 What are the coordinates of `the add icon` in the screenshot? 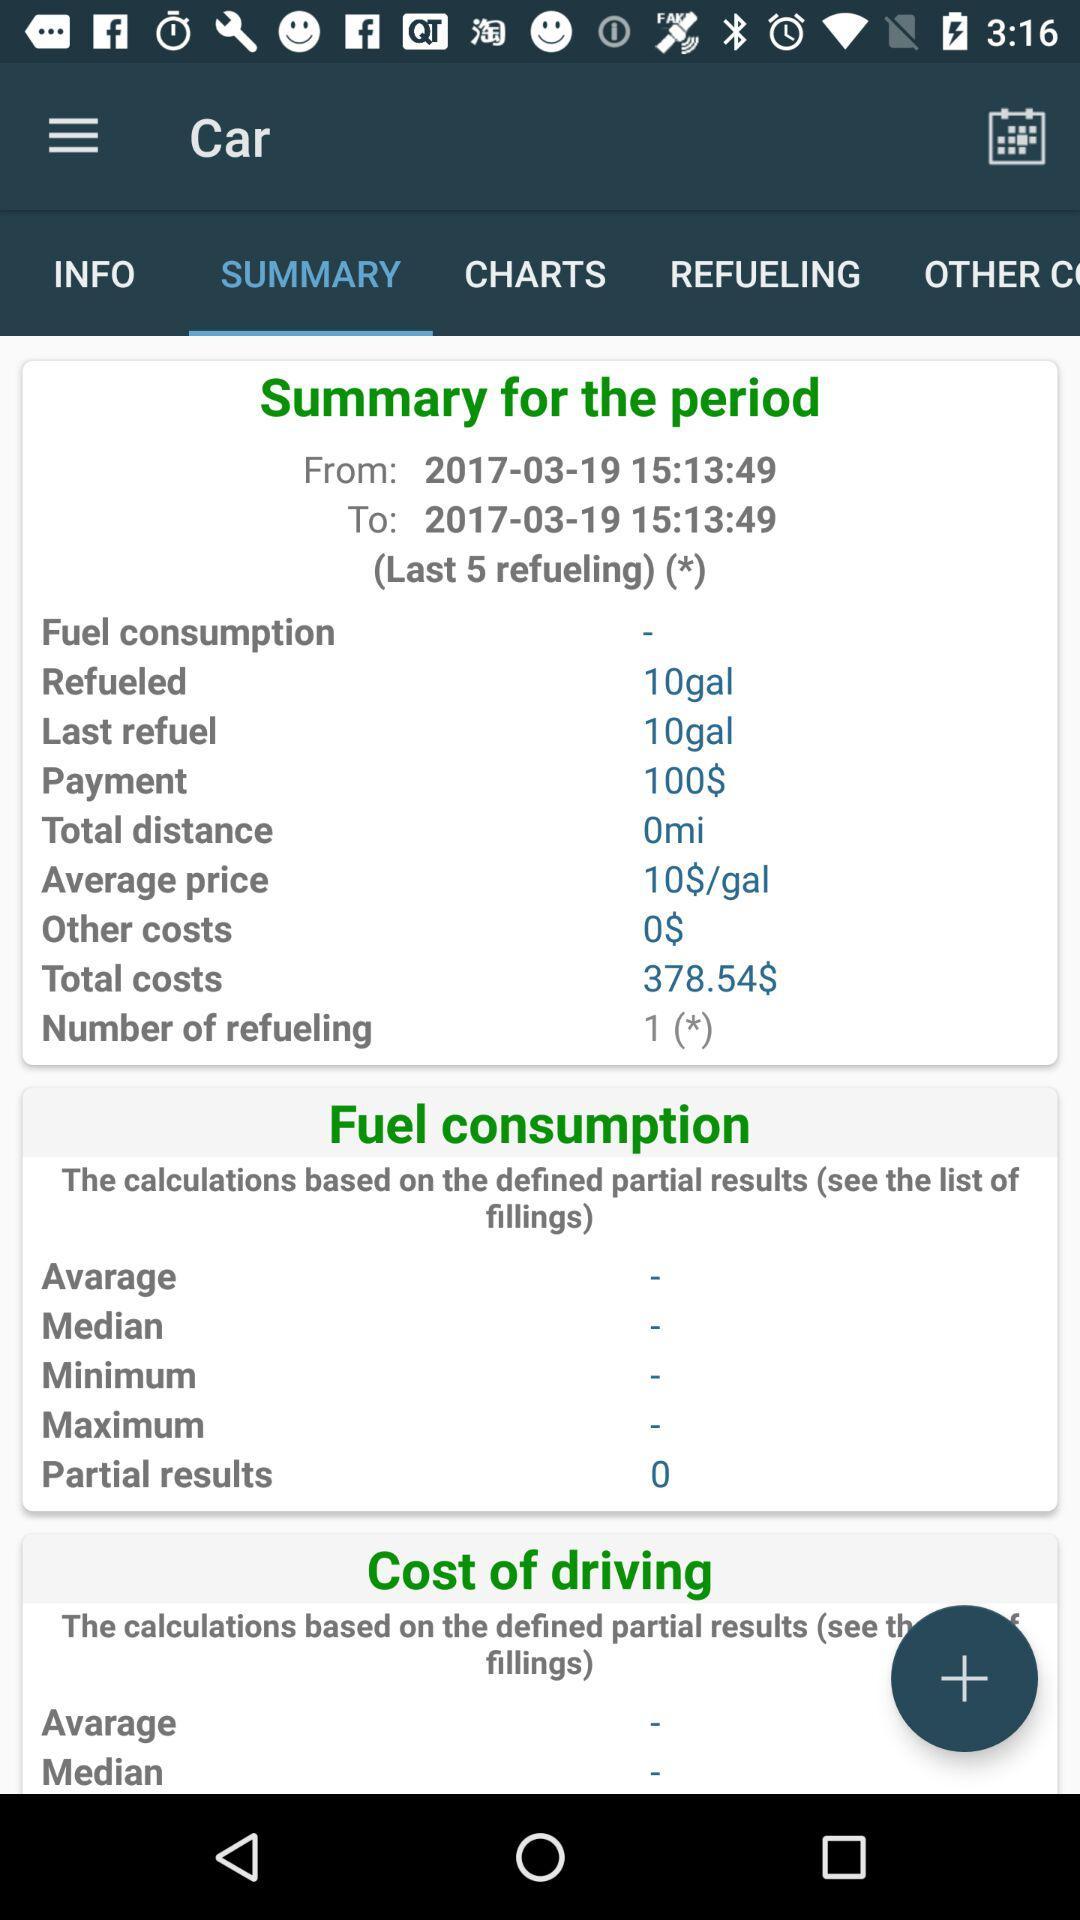 It's located at (963, 1678).